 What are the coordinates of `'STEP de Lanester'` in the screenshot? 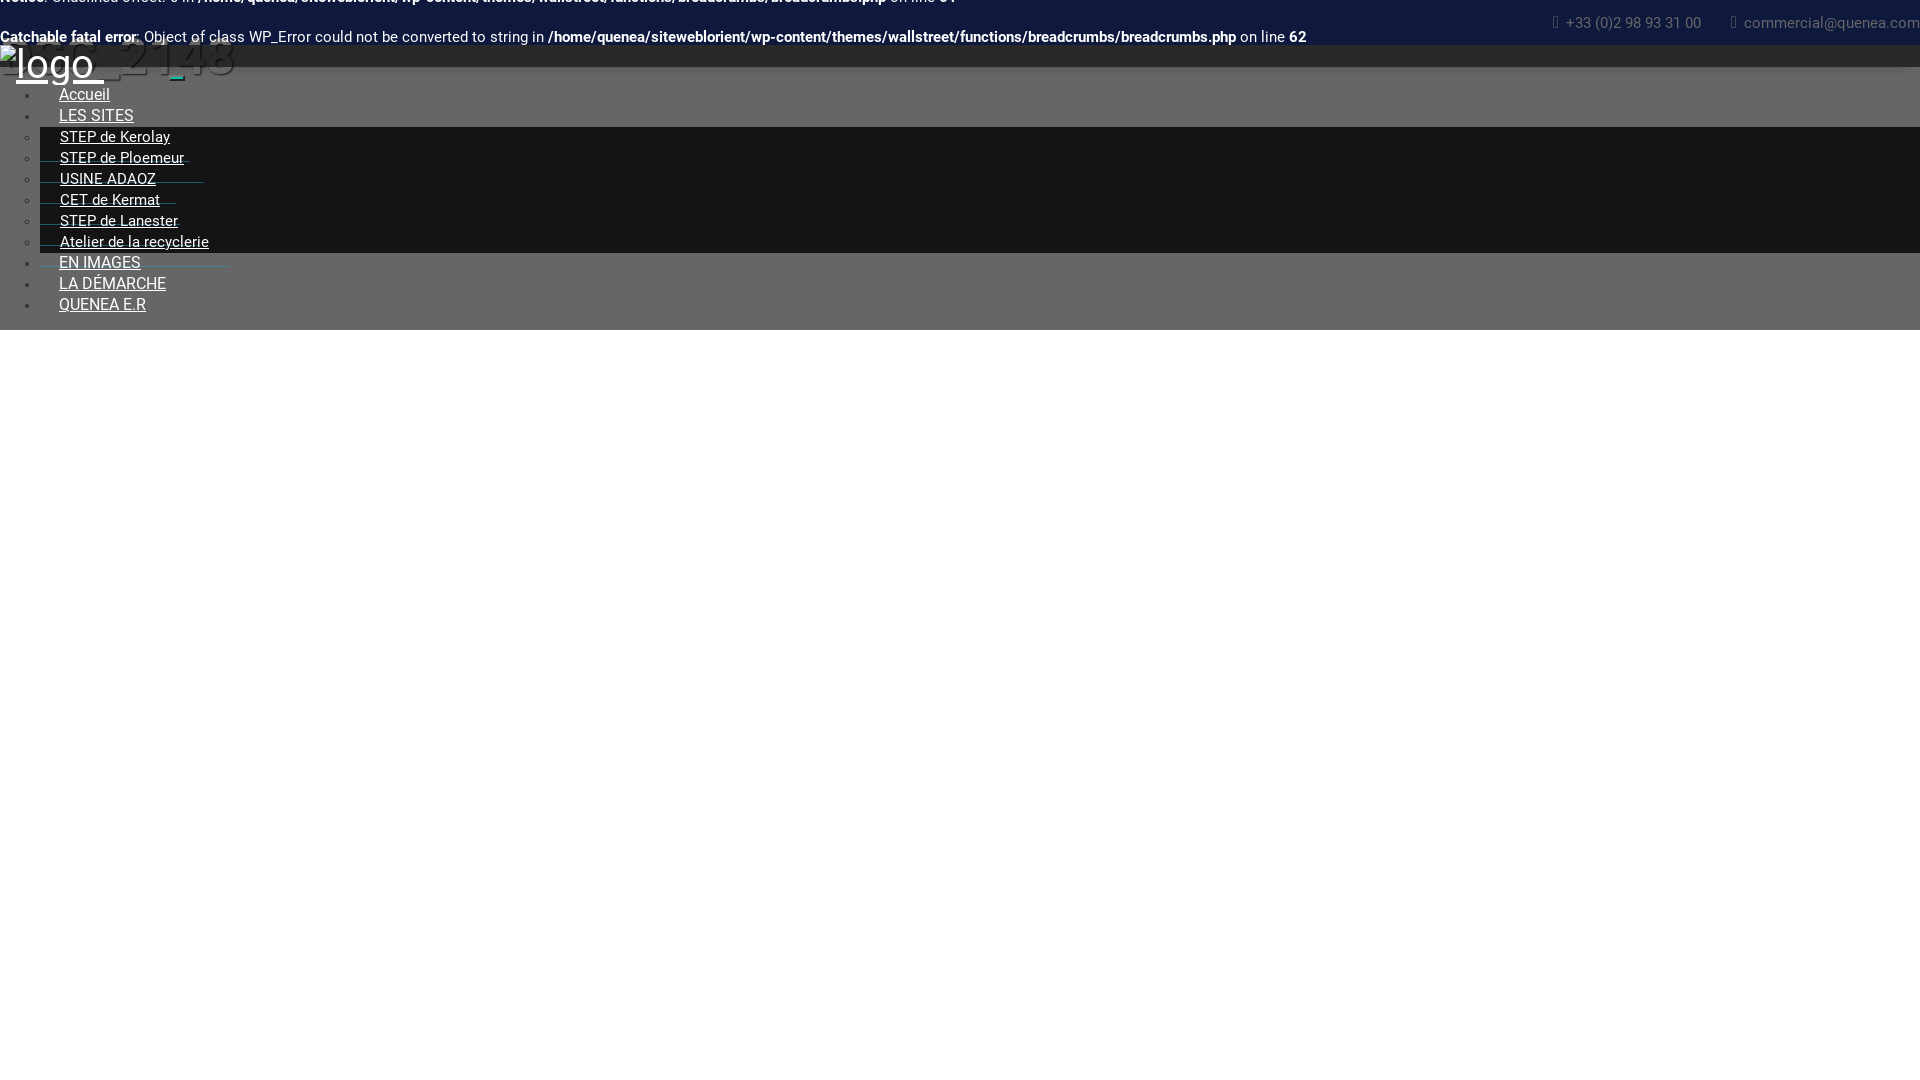 It's located at (118, 221).